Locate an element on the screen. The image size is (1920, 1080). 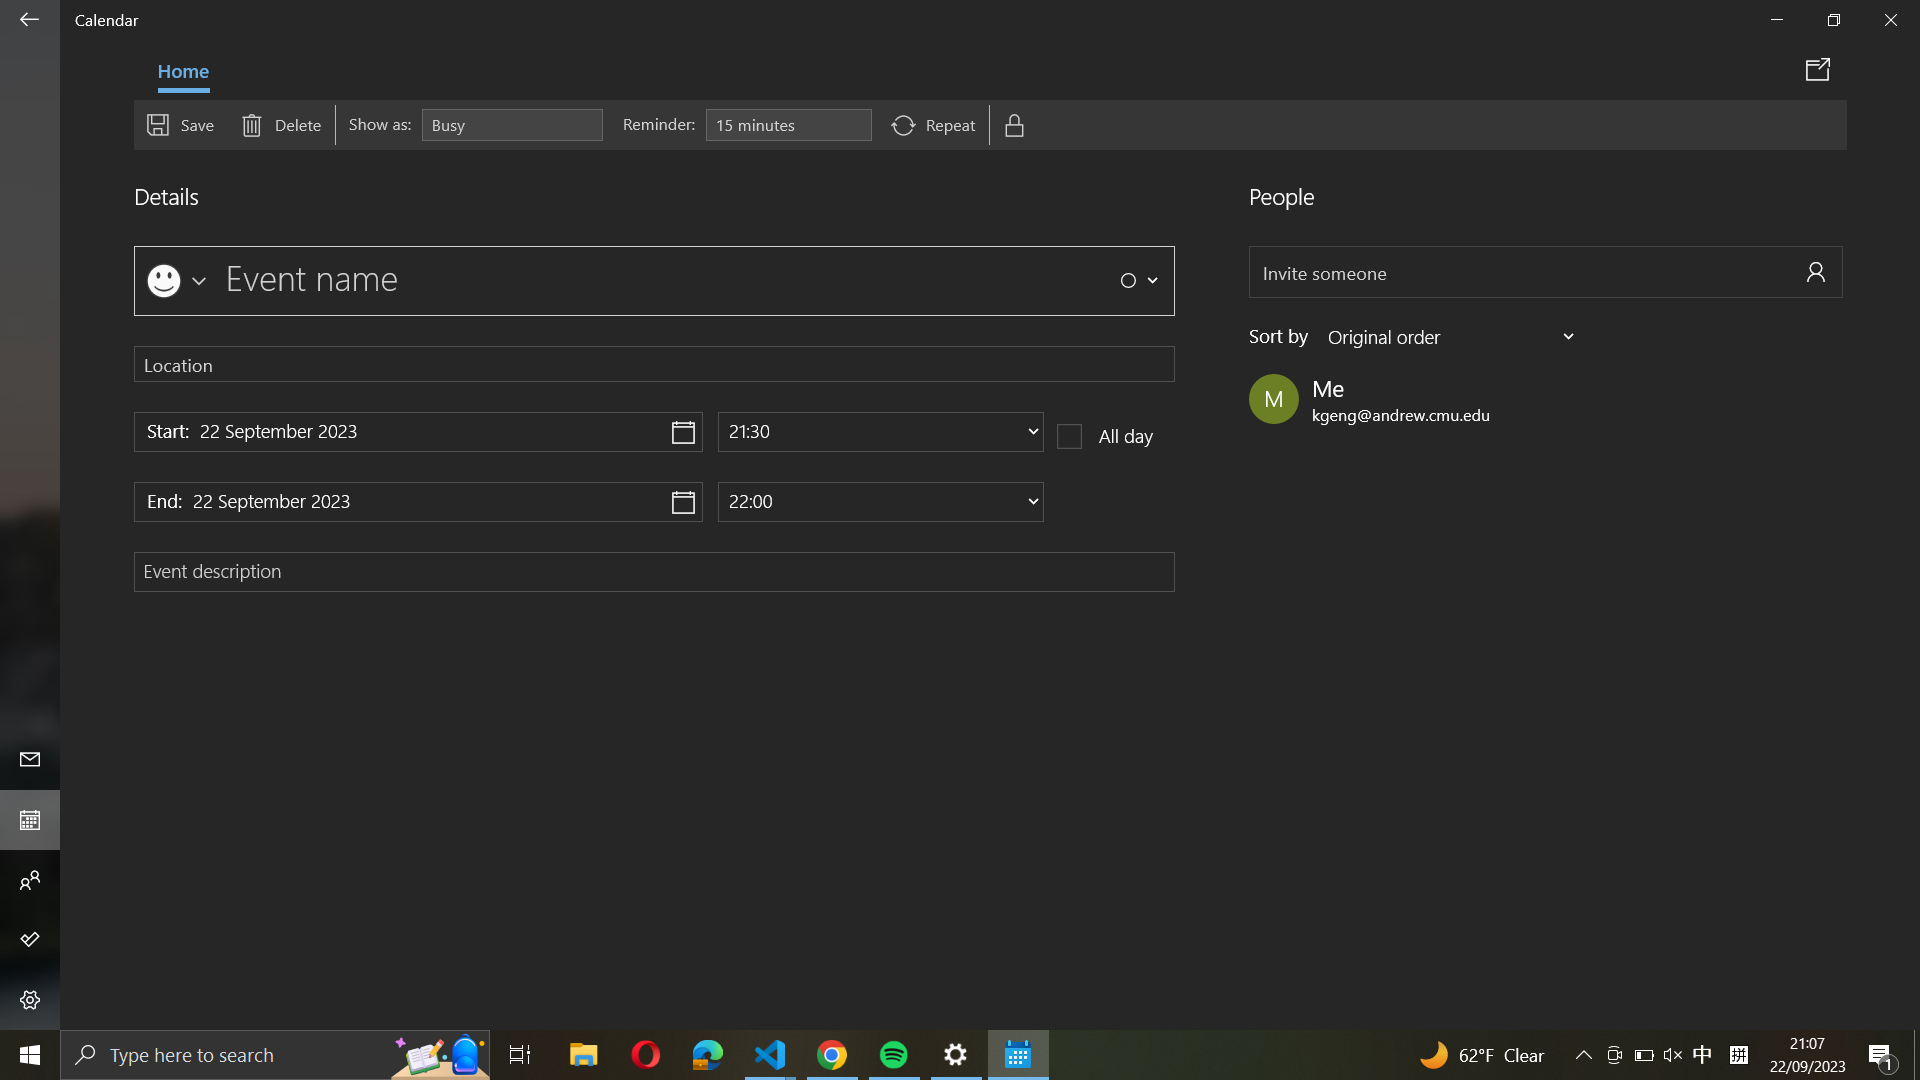
an alert for the occasion is located at coordinates (787, 125).